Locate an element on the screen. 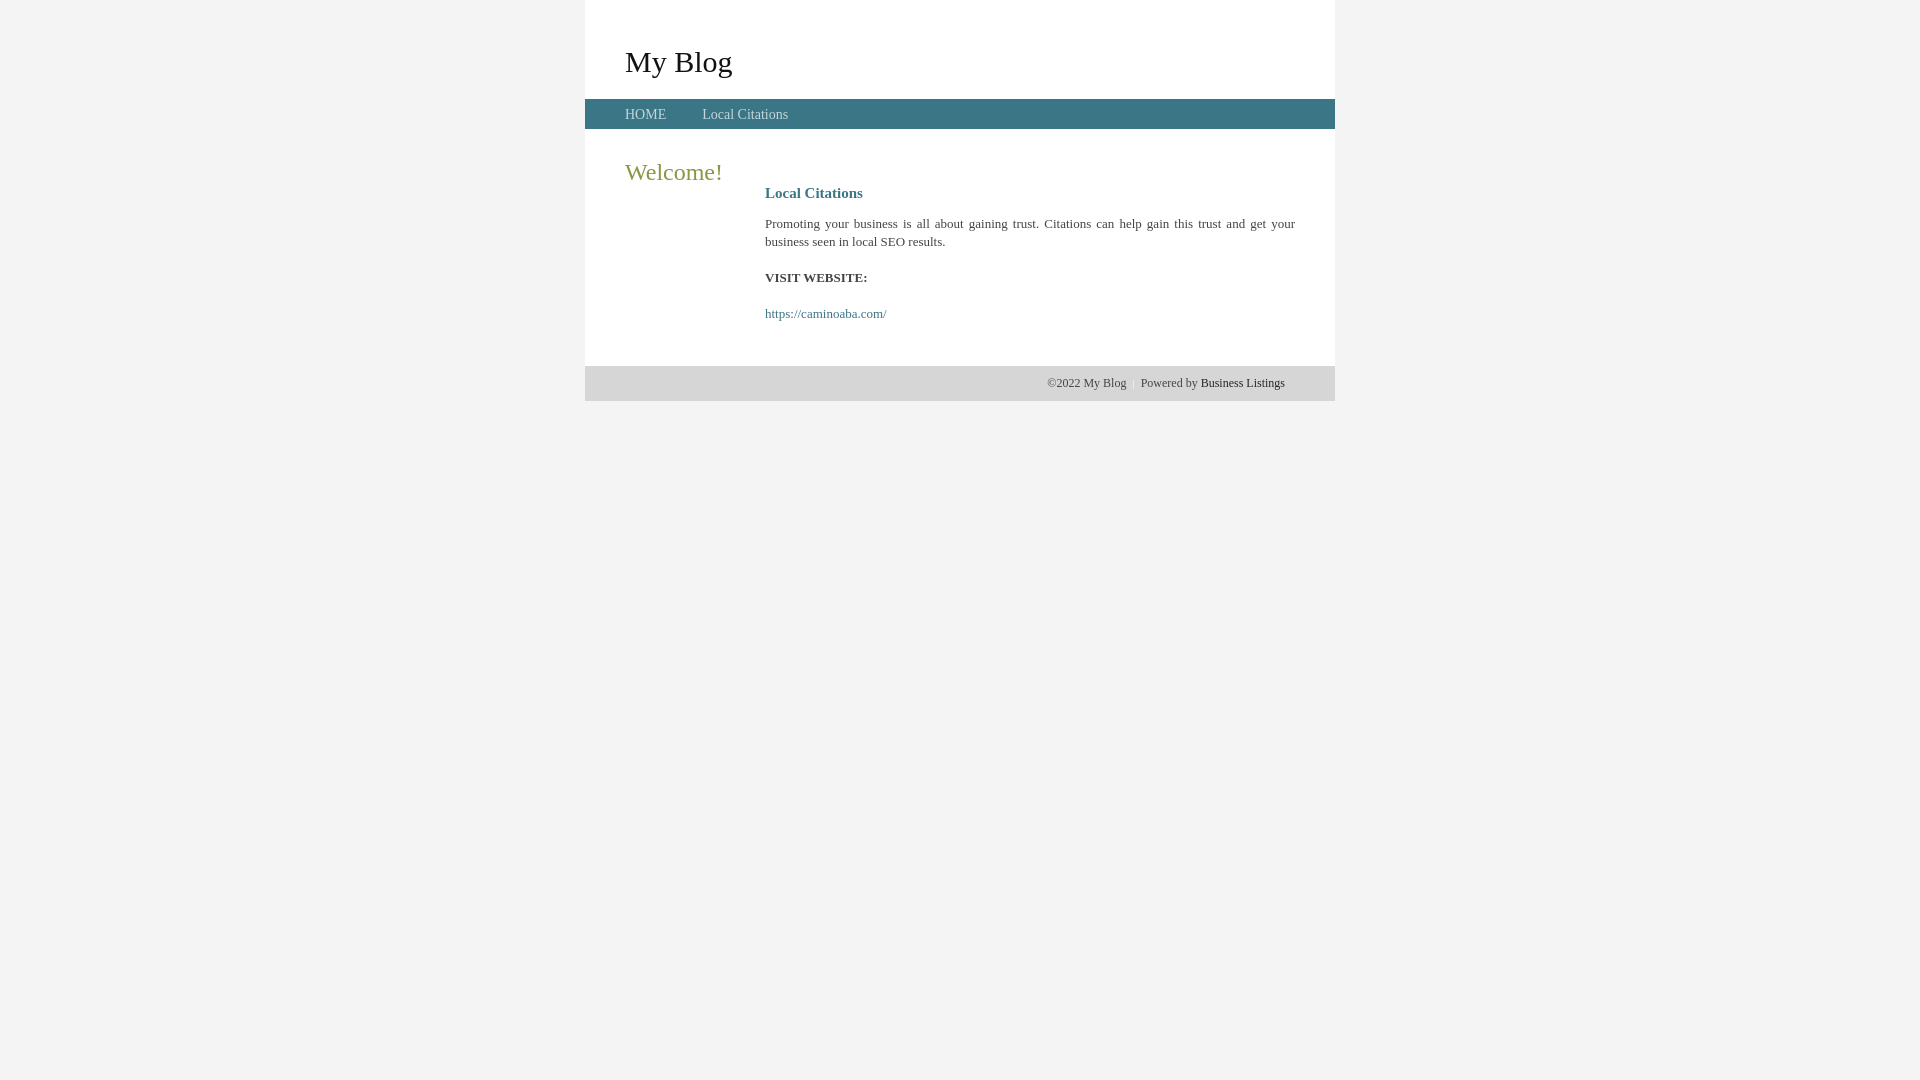 The width and height of the screenshot is (1920, 1080). 'Local Citations' is located at coordinates (701, 114).